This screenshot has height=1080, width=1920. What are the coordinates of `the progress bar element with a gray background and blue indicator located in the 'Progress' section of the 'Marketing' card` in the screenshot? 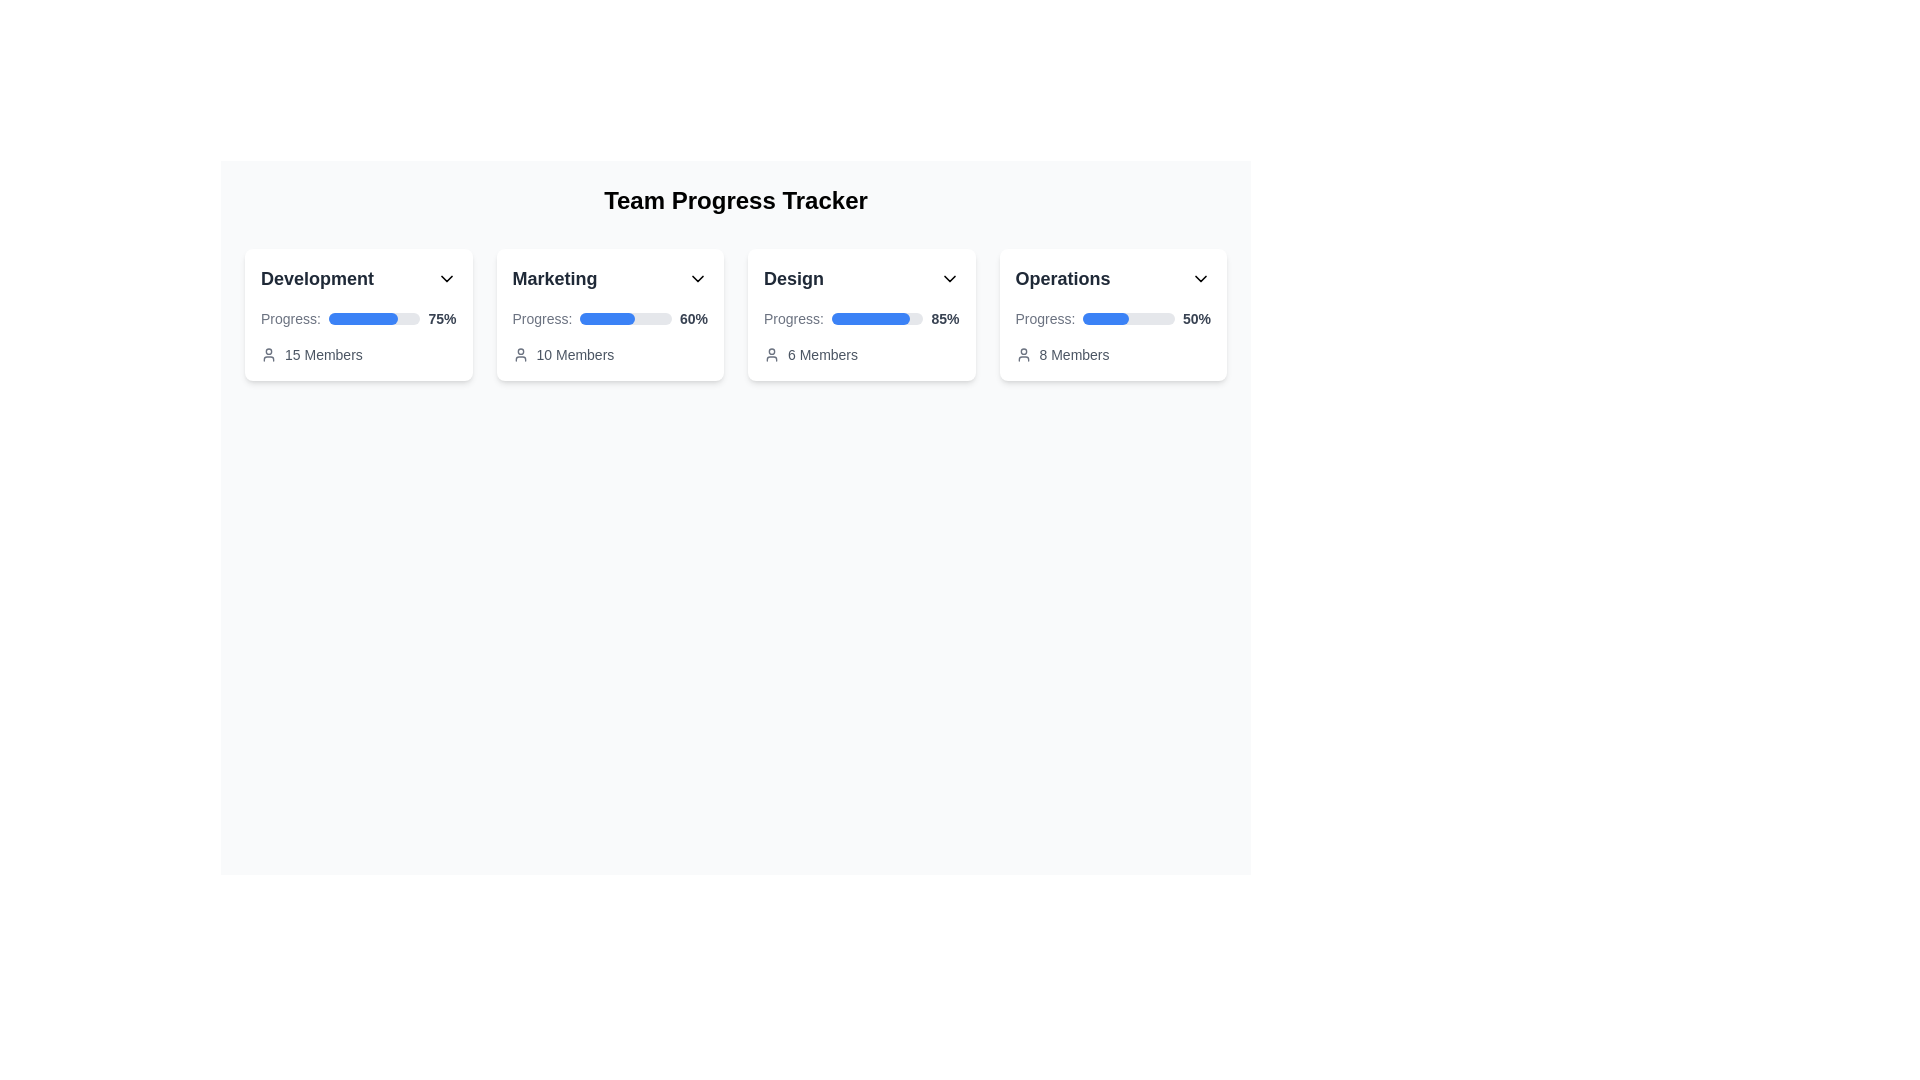 It's located at (625, 318).